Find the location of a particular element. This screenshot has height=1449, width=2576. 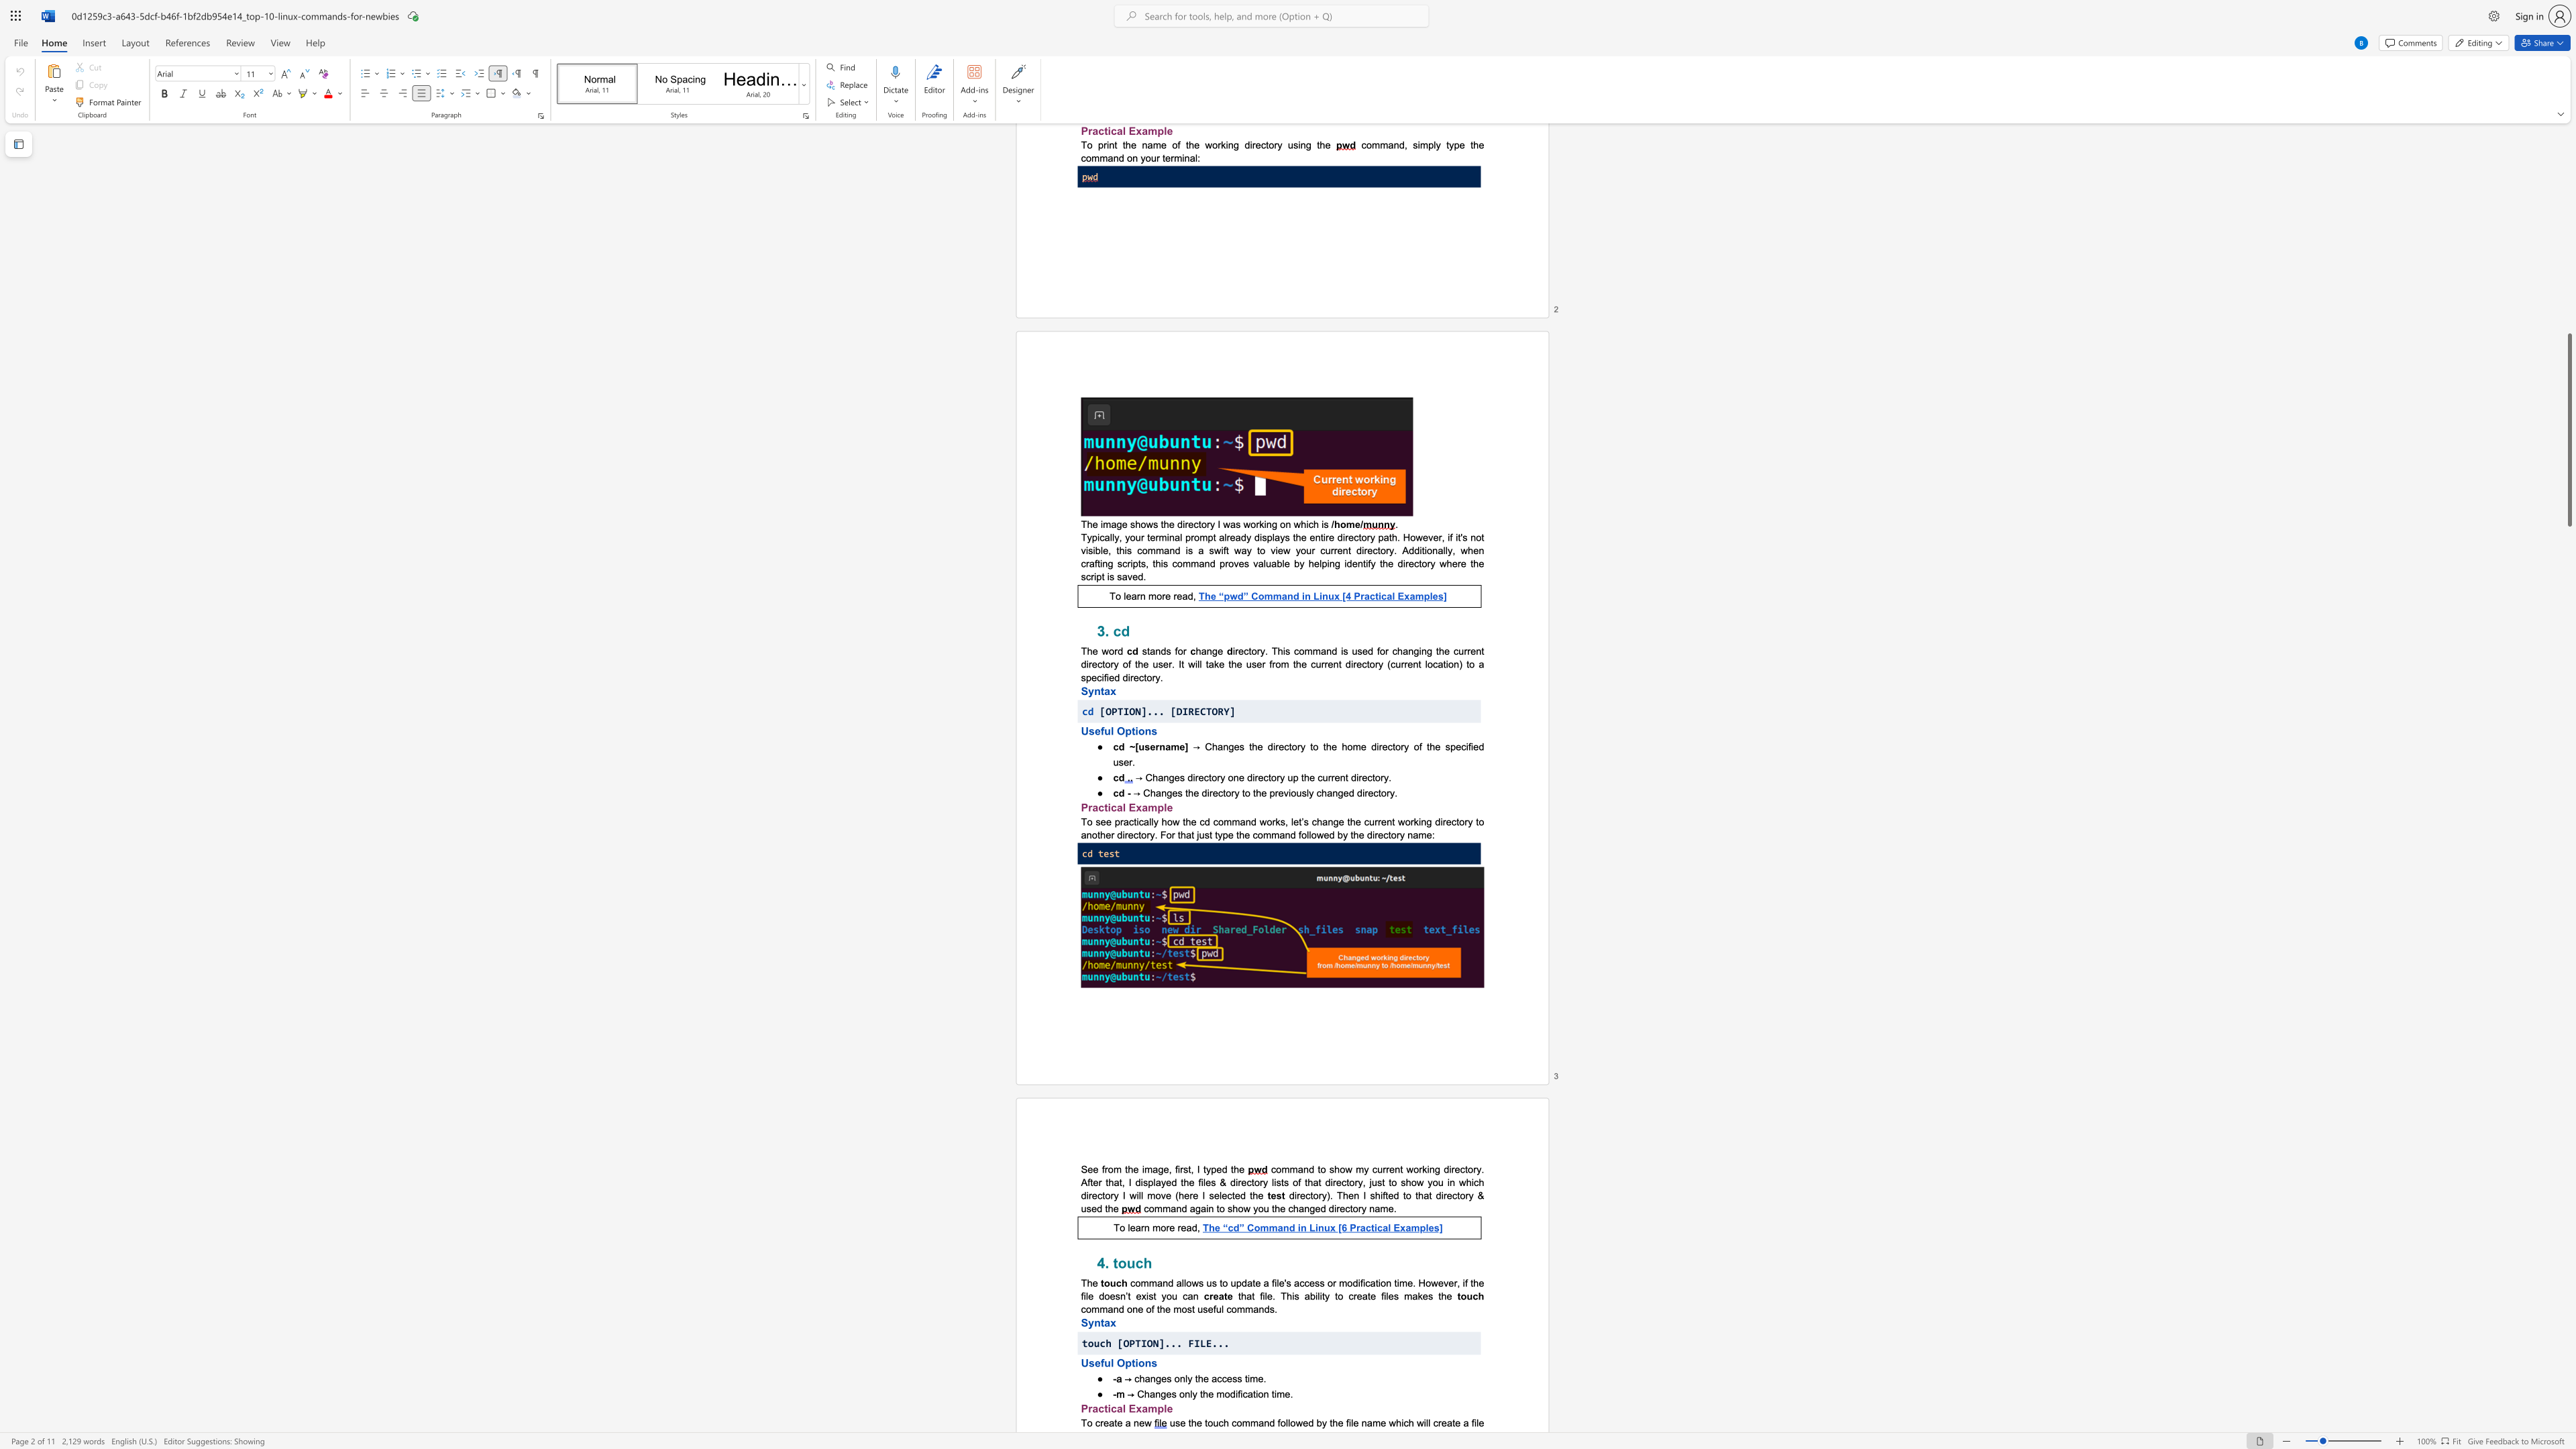

the subset text "ful Option" within the text "Useful Options" is located at coordinates (1100, 1362).